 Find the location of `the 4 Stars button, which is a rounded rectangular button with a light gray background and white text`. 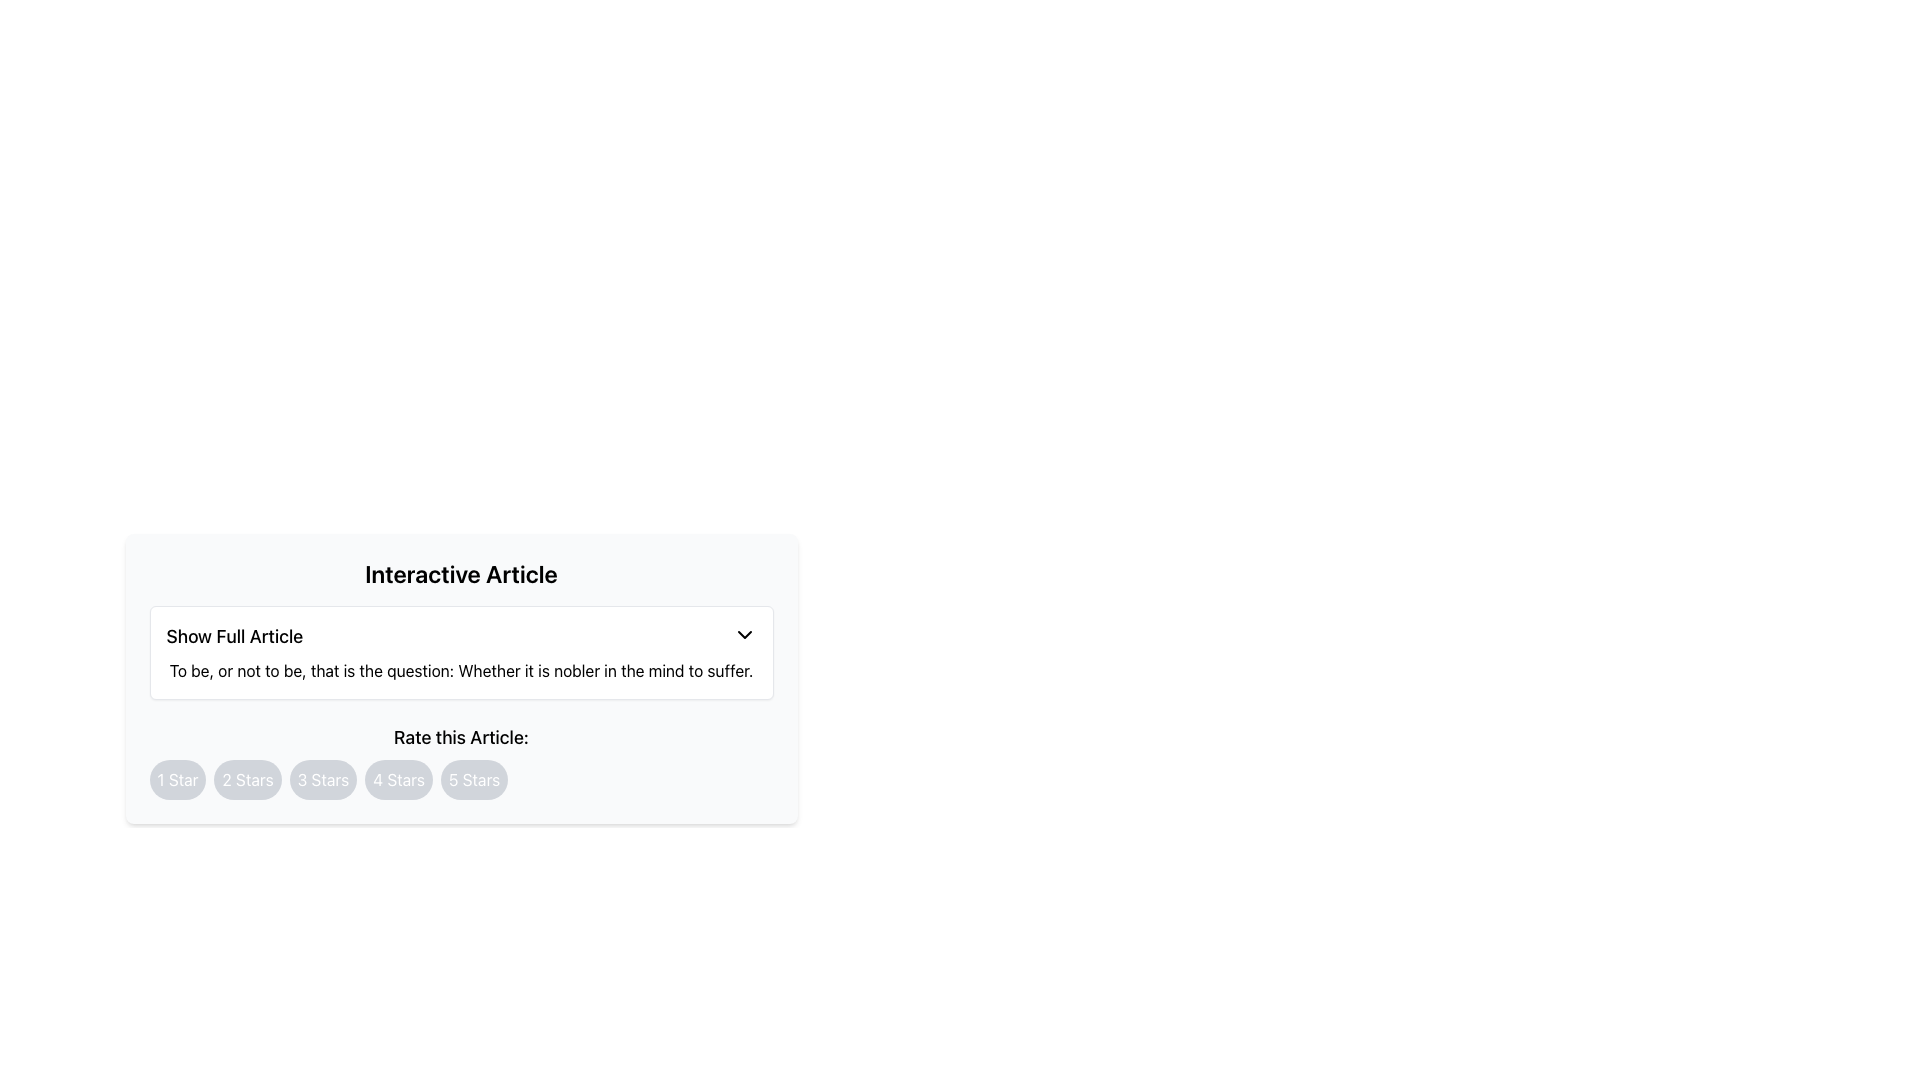

the 4 Stars button, which is a rounded rectangular button with a light gray background and white text is located at coordinates (398, 778).